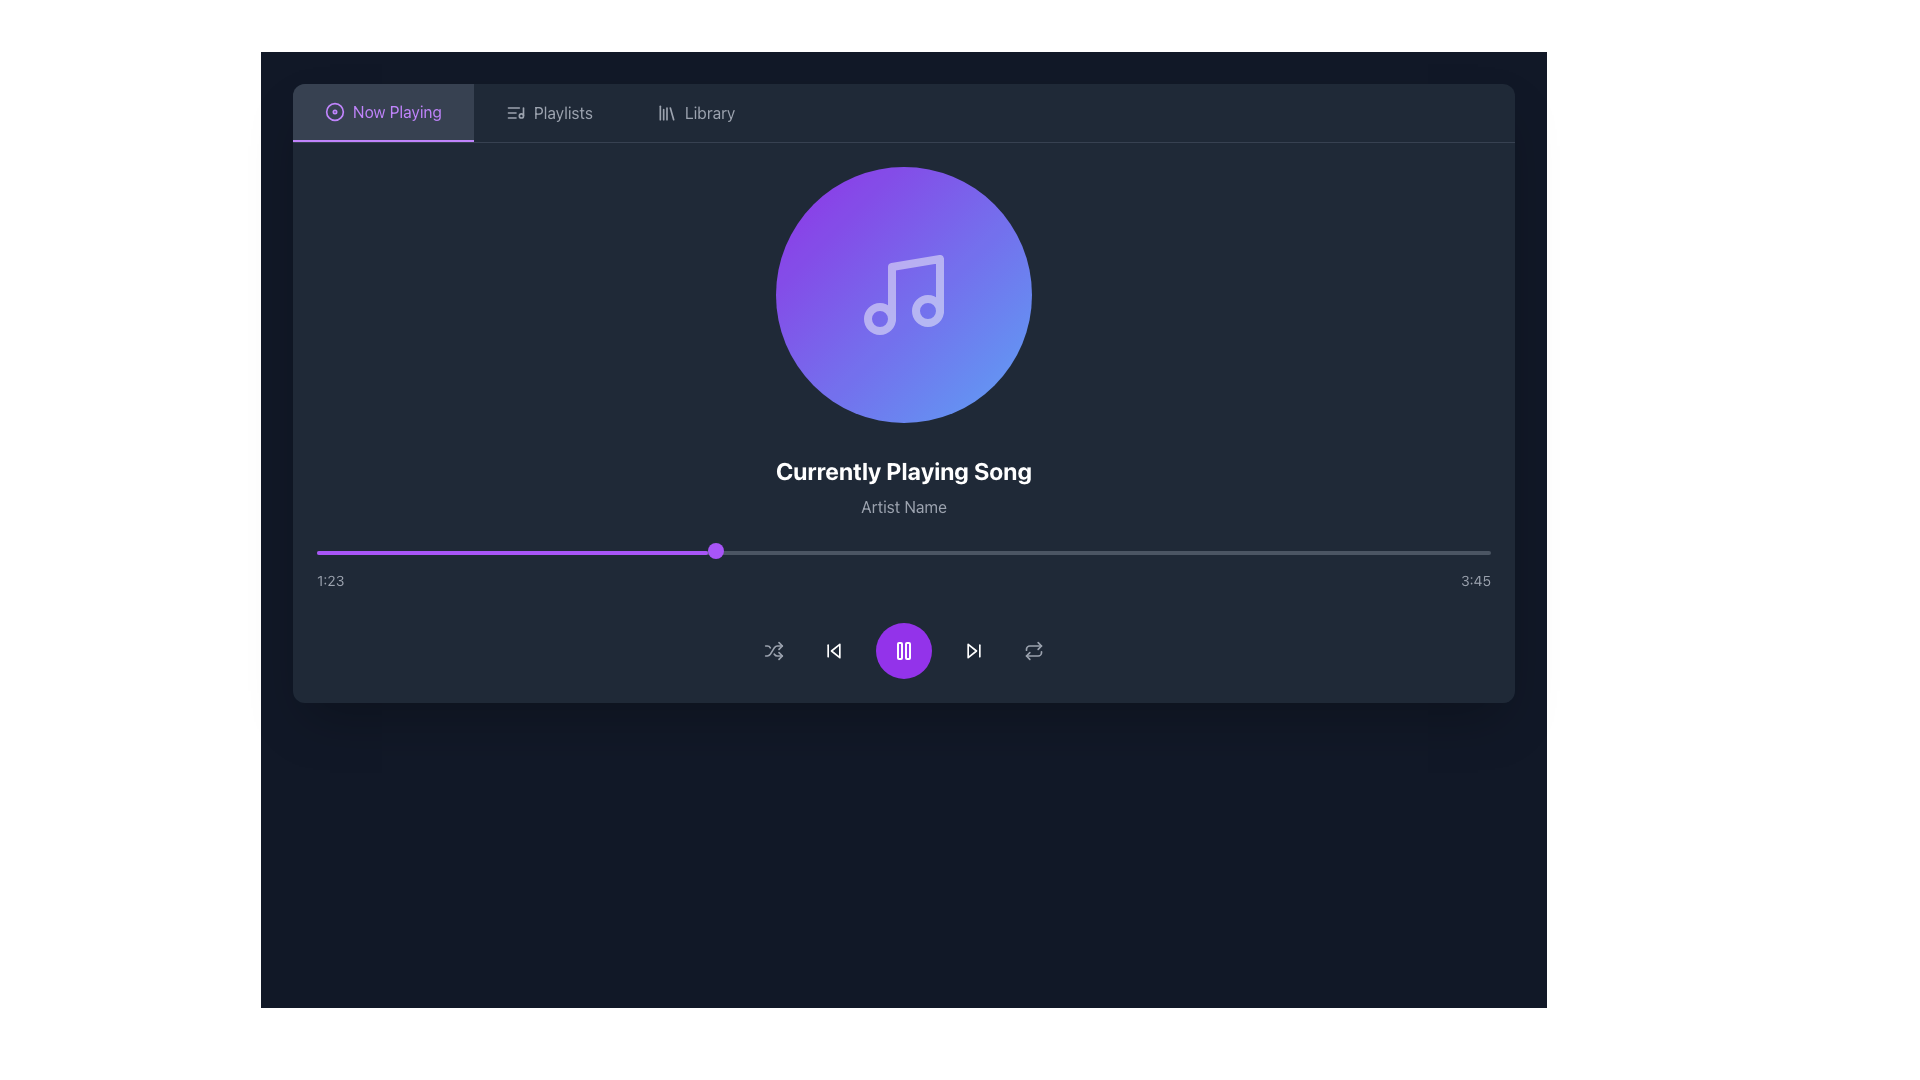  I want to click on the clickable circular button with a purple background and a white pause icon, so click(902, 651).